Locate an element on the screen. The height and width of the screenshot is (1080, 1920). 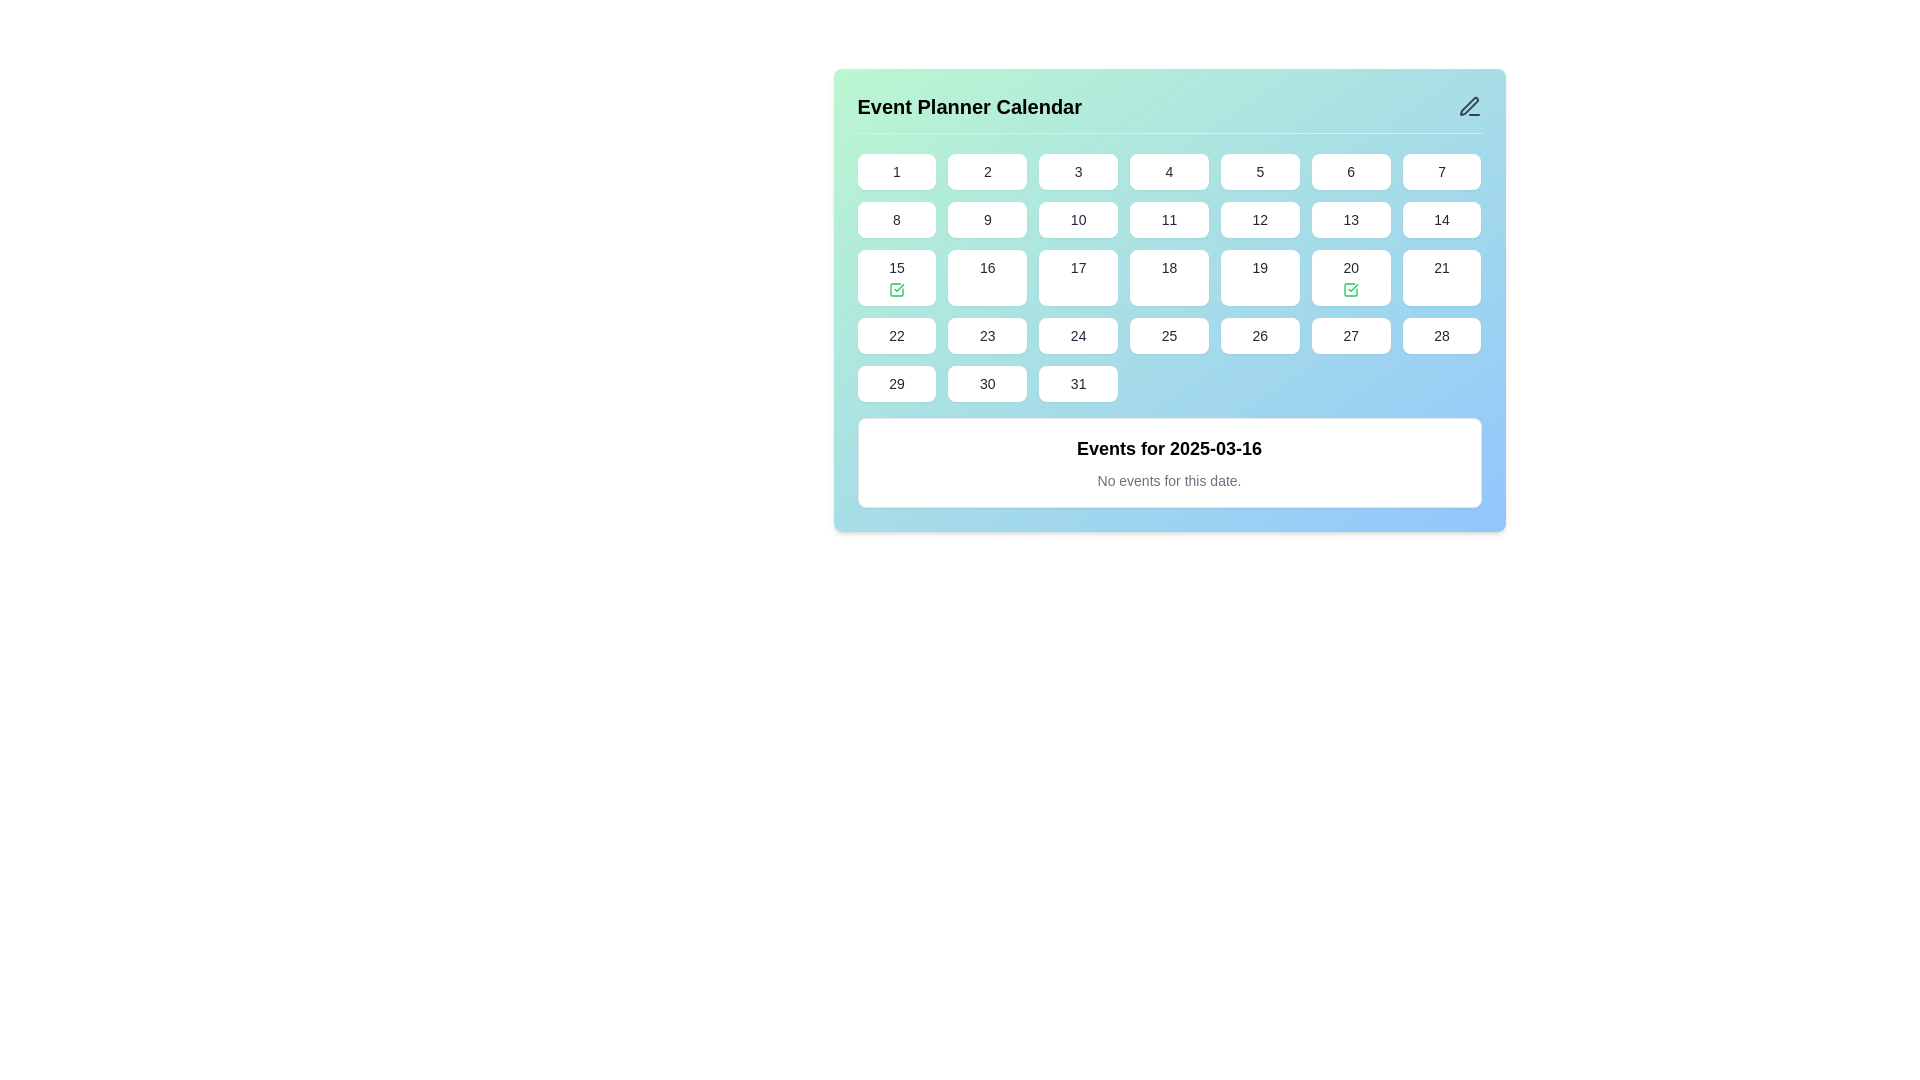
the button representing the 18th day in the Event Planner Calendar, located in the fourth row and fourth column of the calendar grid is located at coordinates (1169, 277).